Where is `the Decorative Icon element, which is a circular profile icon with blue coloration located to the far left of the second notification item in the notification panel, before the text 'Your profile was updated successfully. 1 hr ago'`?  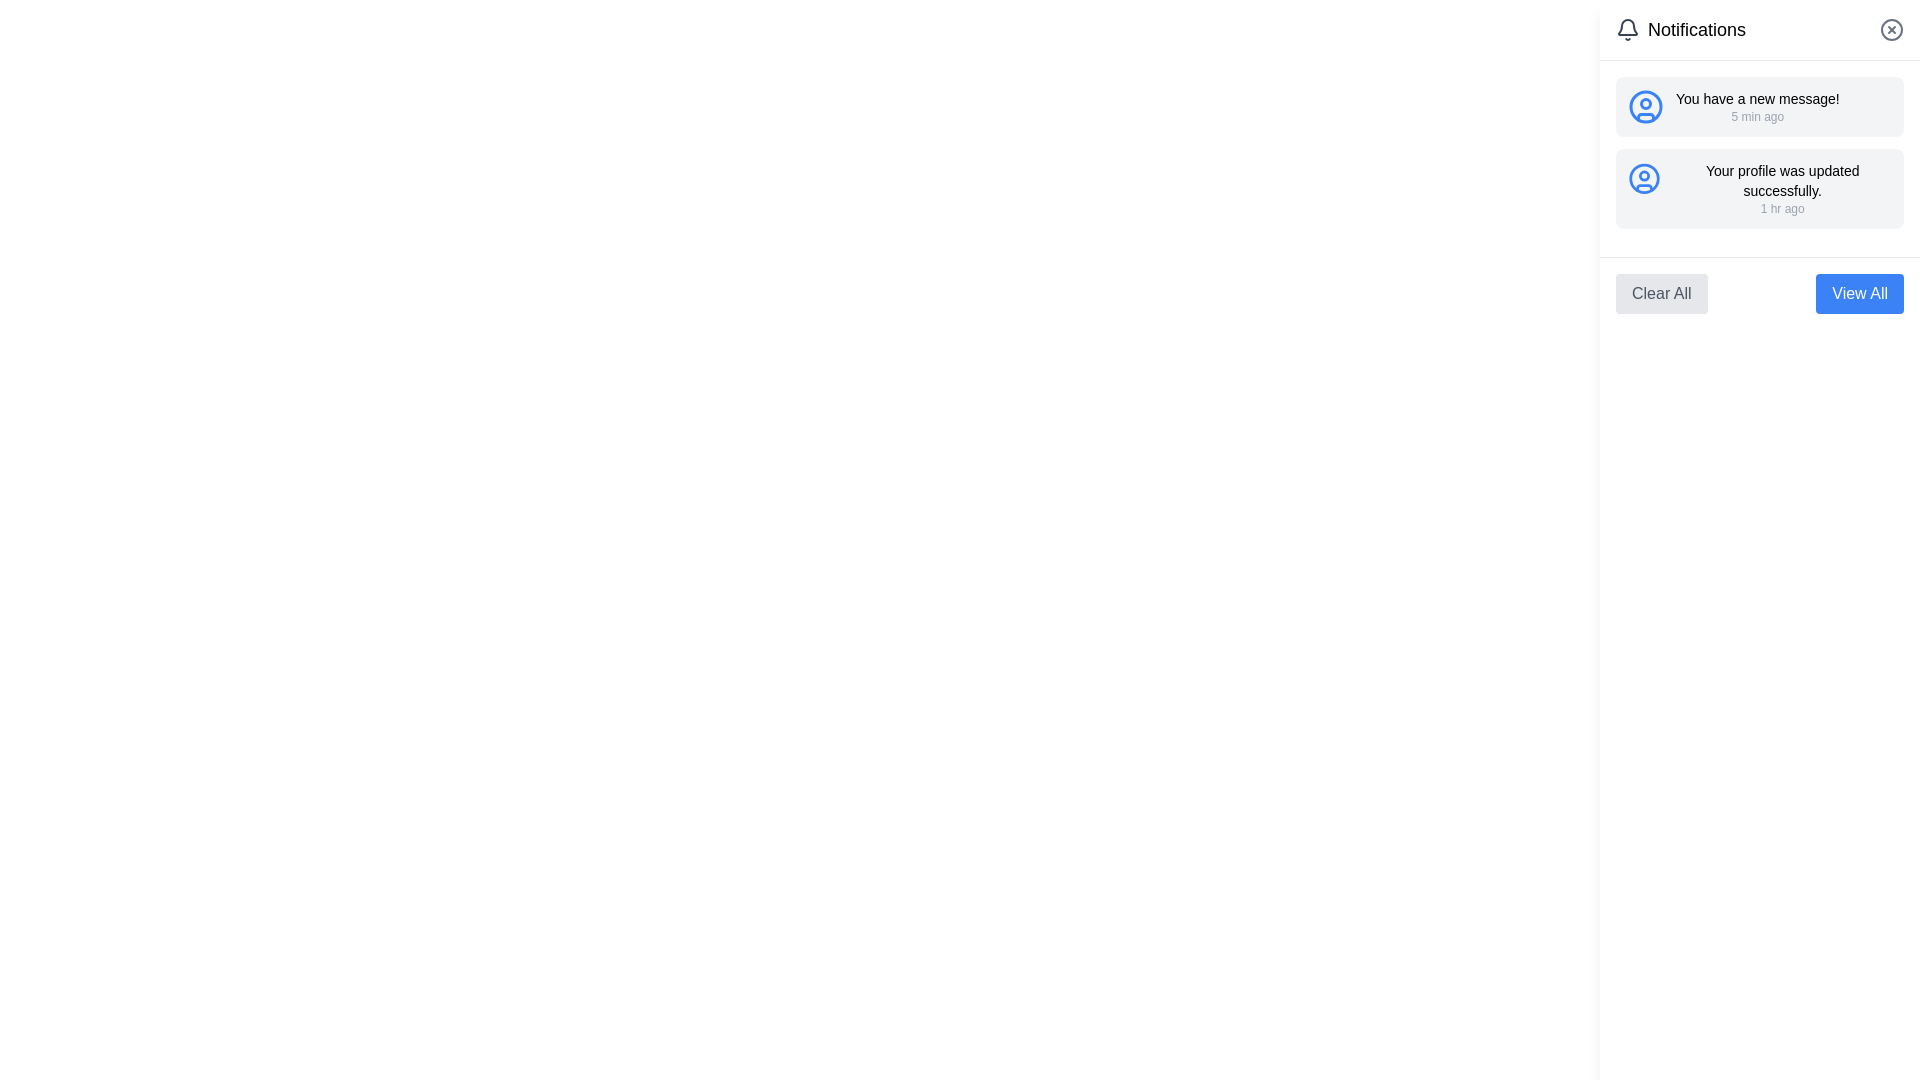
the Decorative Icon element, which is a circular profile icon with blue coloration located to the far left of the second notification item in the notification panel, before the text 'Your profile was updated successfully. 1 hr ago' is located at coordinates (1644, 177).